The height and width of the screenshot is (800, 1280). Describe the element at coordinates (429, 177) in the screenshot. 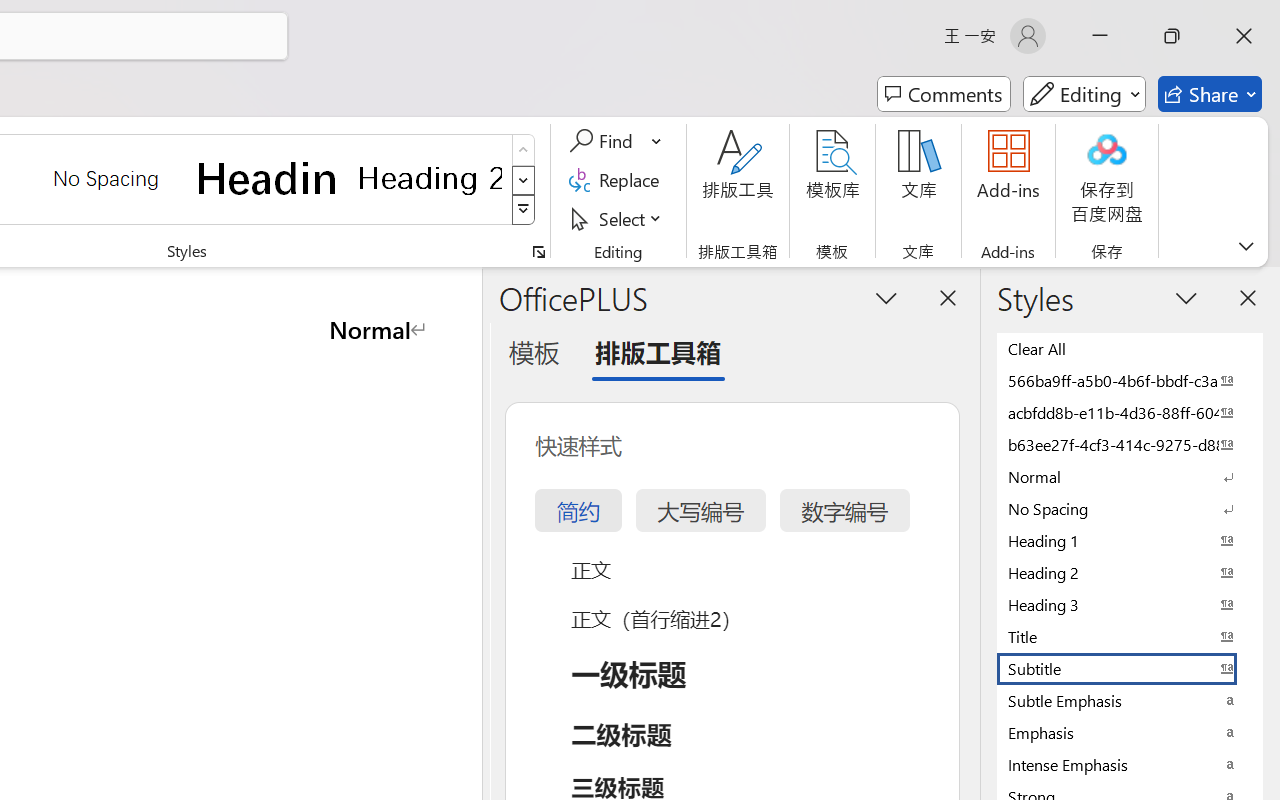

I see `'Heading 2'` at that location.